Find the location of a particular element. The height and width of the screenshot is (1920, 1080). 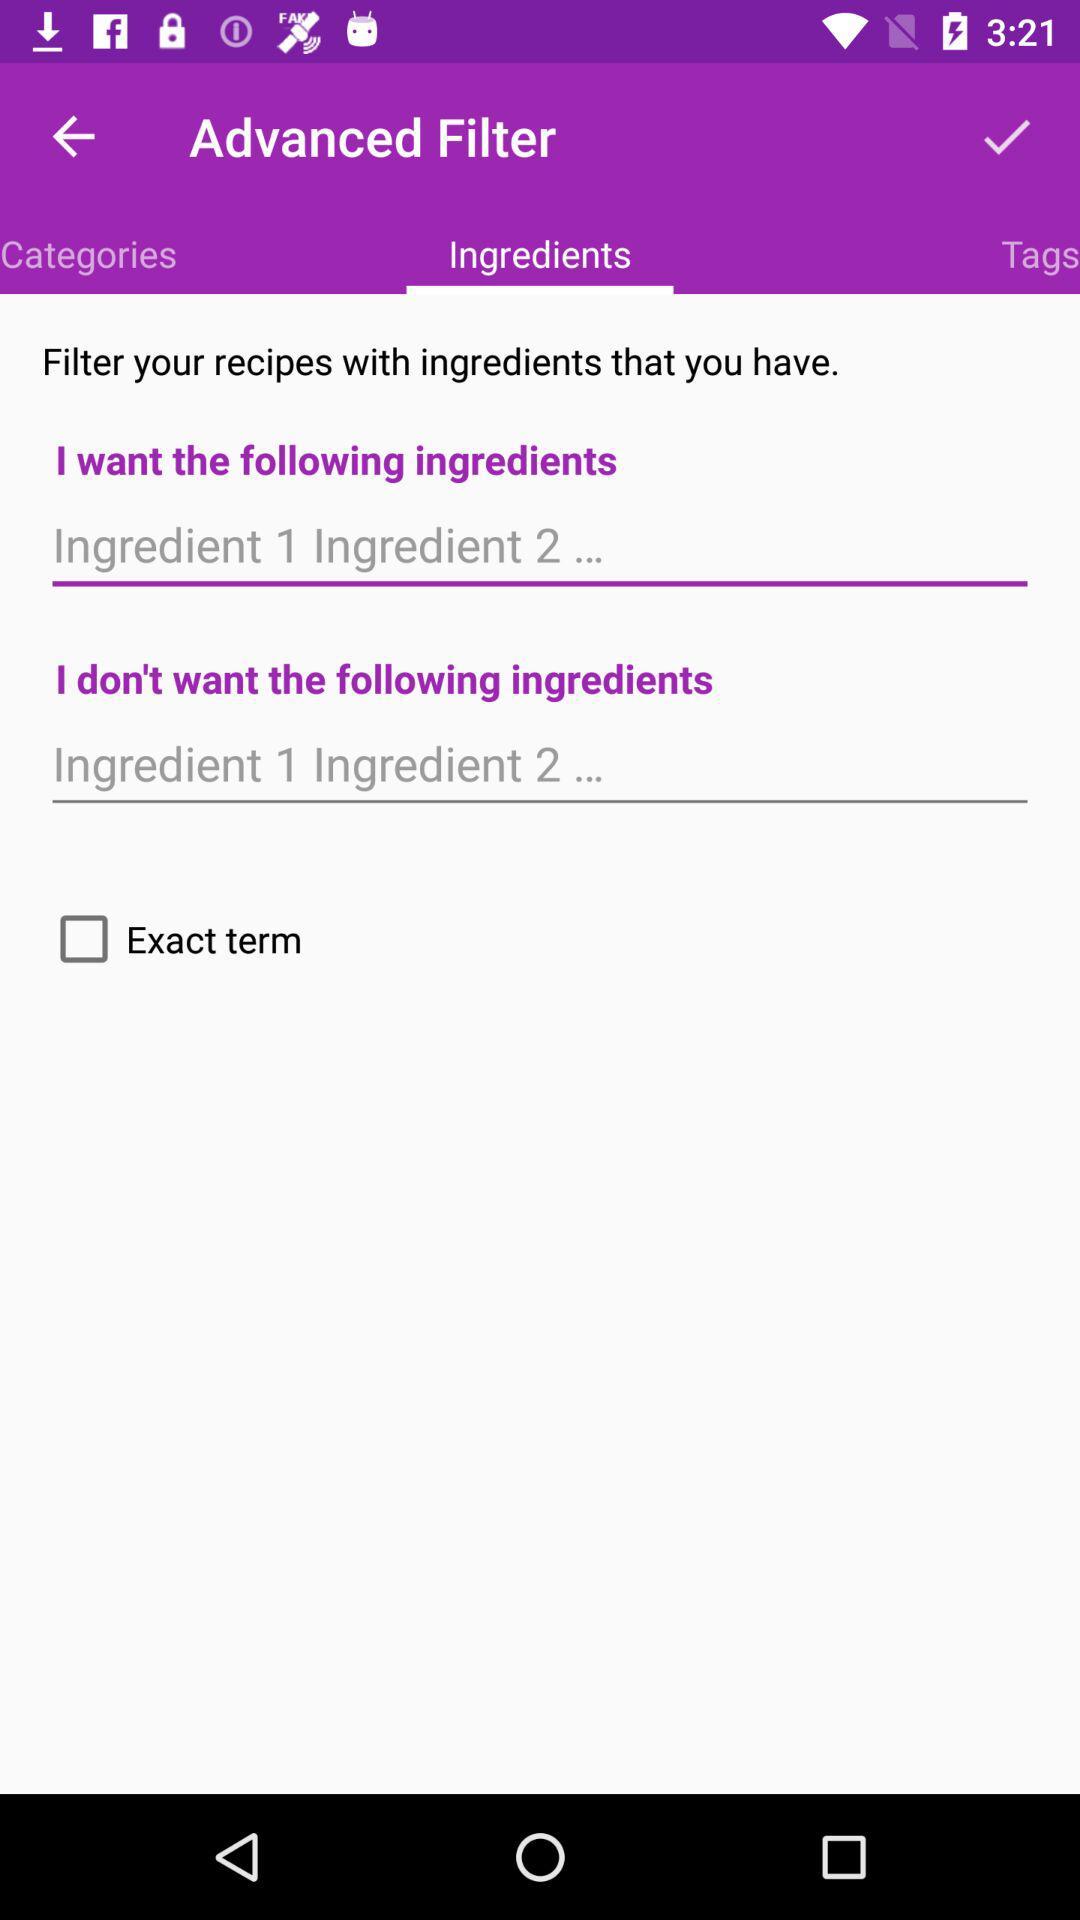

icon next to the advanced filter icon is located at coordinates (72, 135).